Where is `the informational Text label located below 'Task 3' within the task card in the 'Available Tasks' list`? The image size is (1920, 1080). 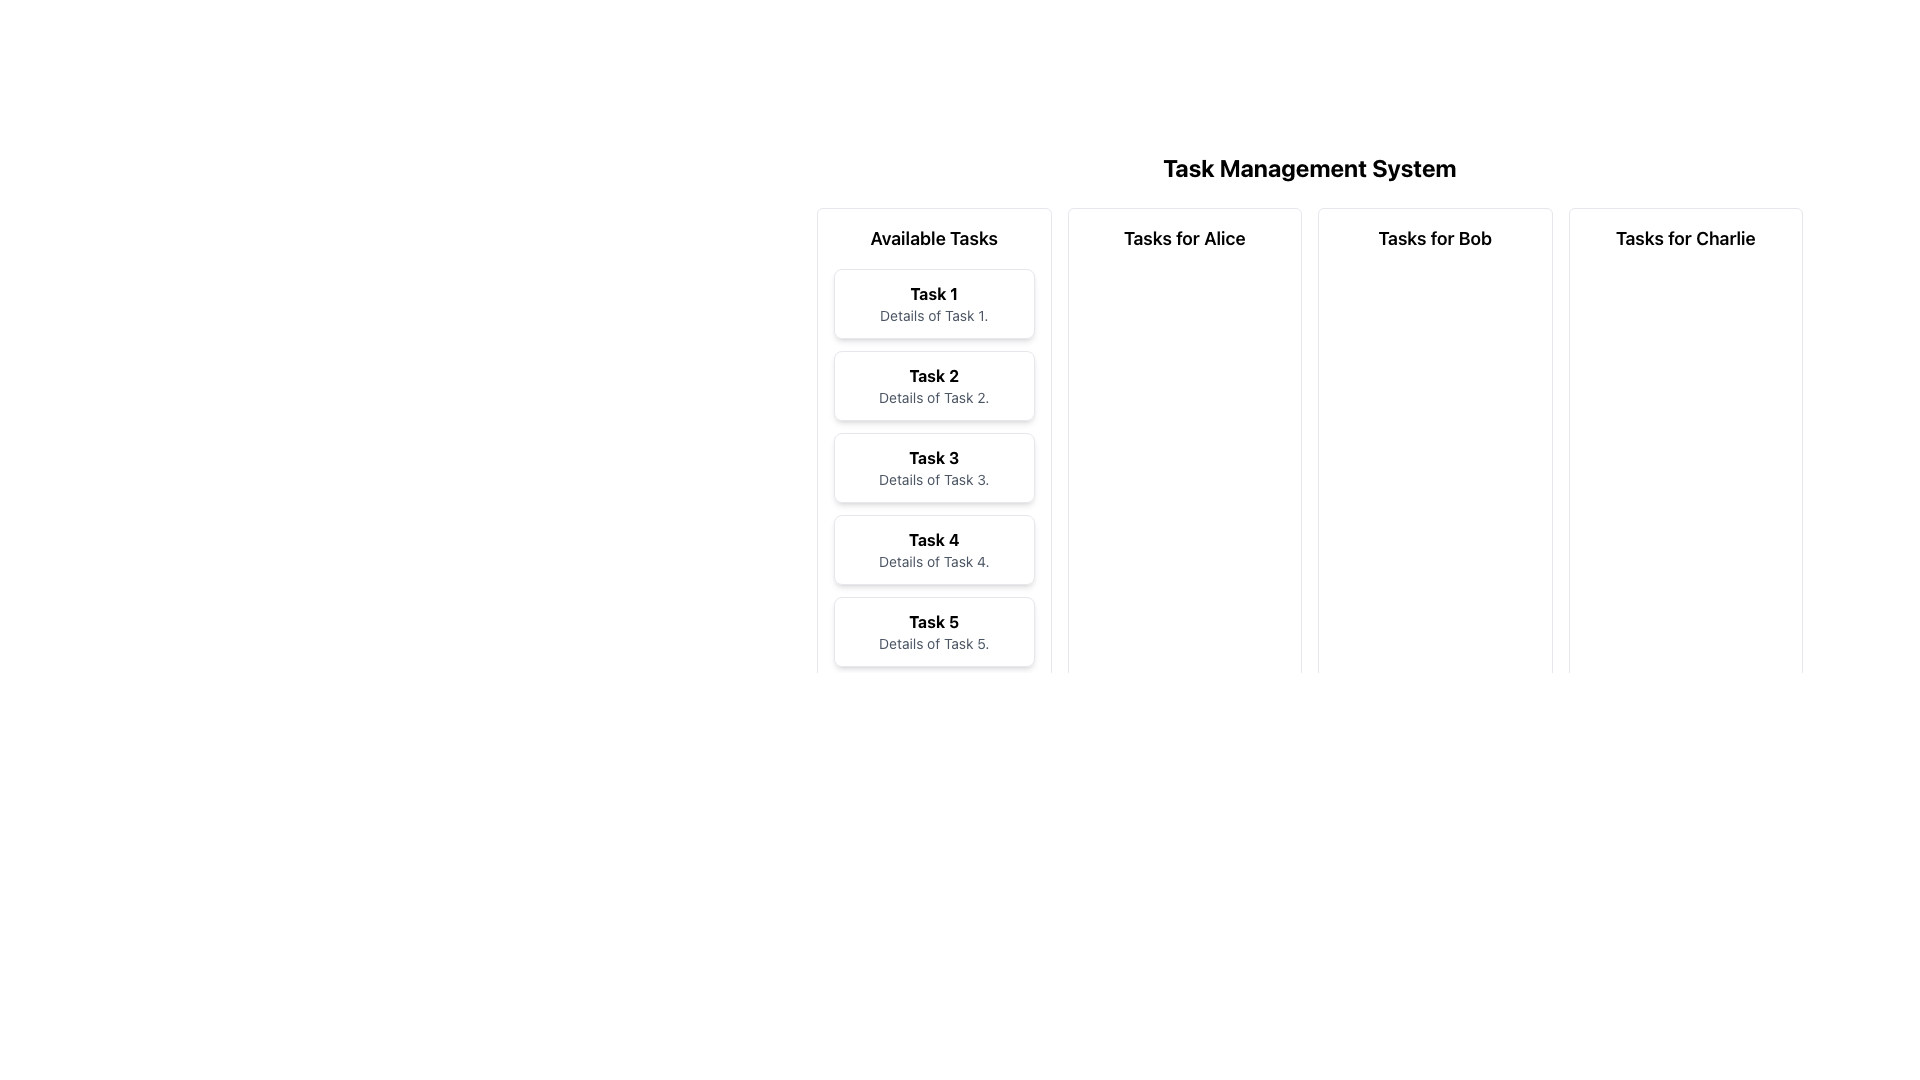 the informational Text label located below 'Task 3' within the task card in the 'Available Tasks' list is located at coordinates (933, 479).